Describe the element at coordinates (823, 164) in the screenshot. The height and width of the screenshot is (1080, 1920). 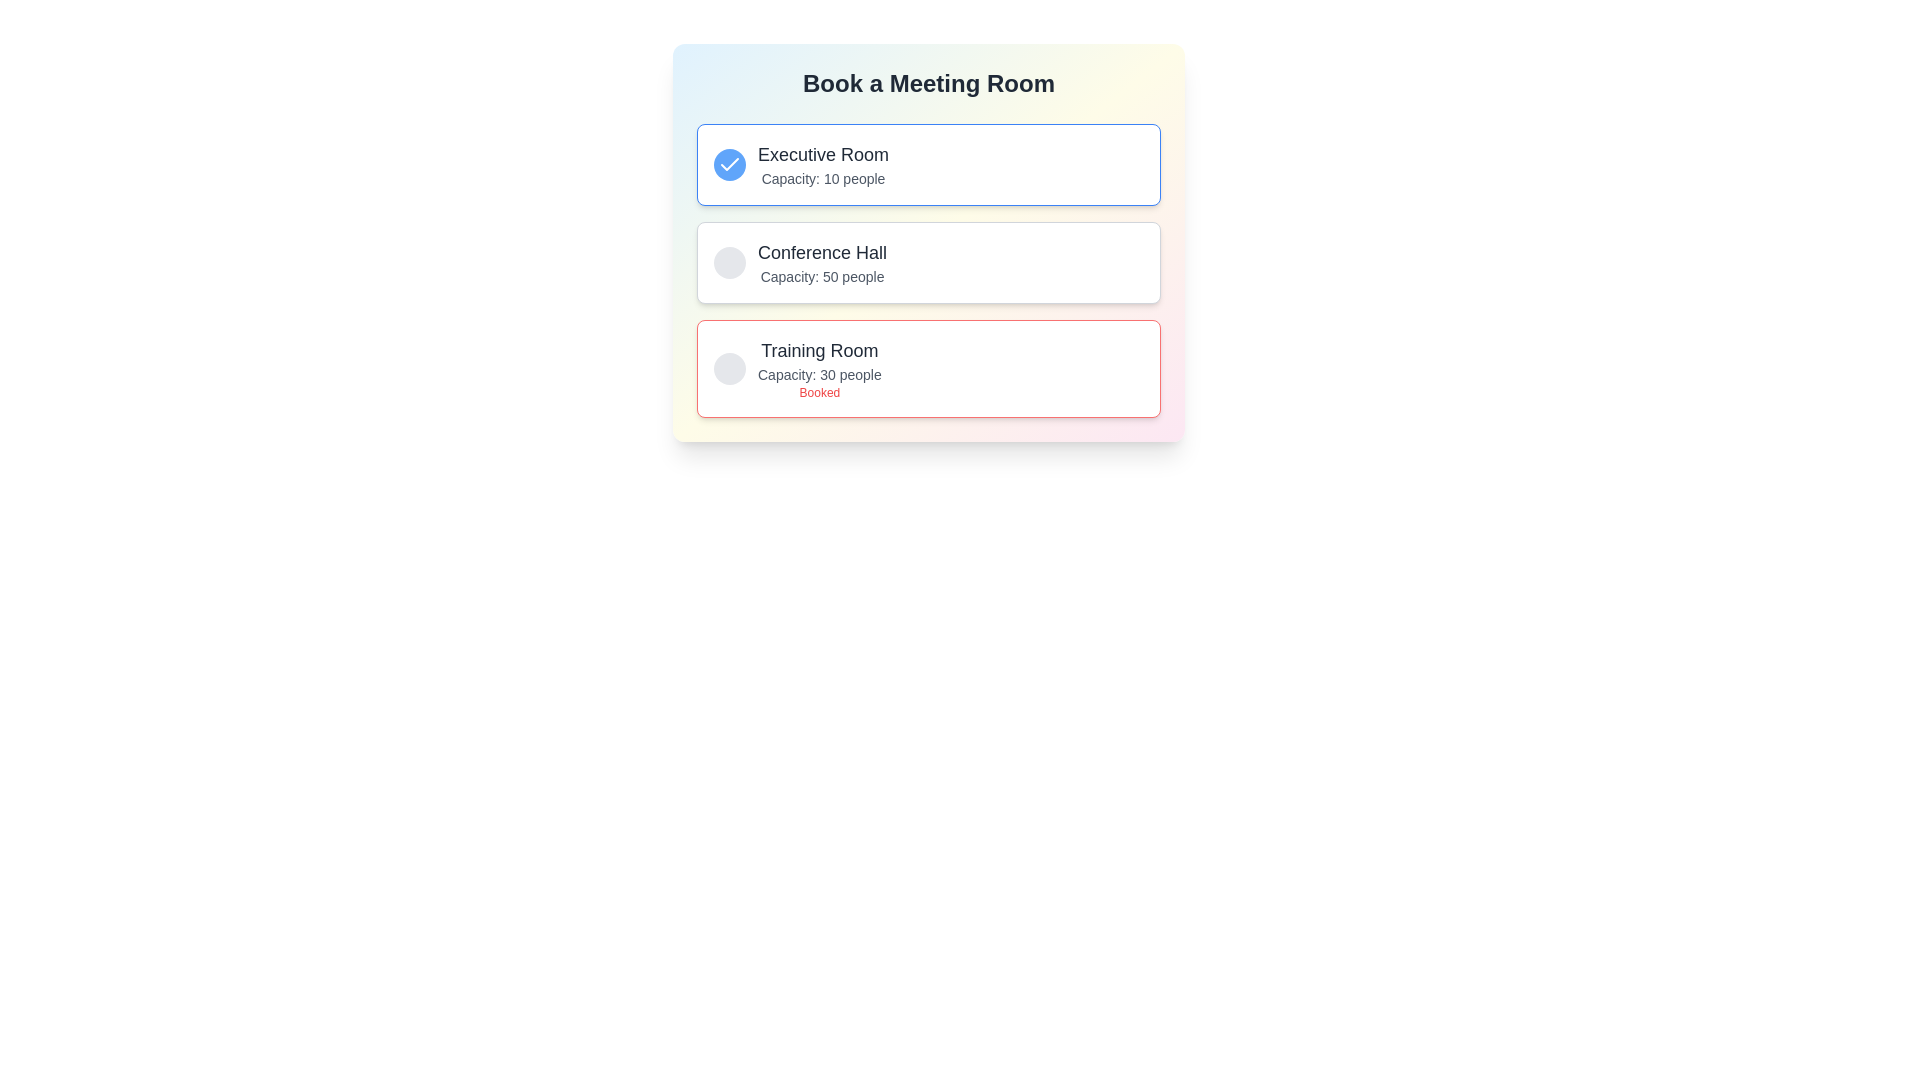
I see `the static text display that shows 'Executive Room' with a capacity of 10 people, positioned centrally in the list of meeting rooms` at that location.